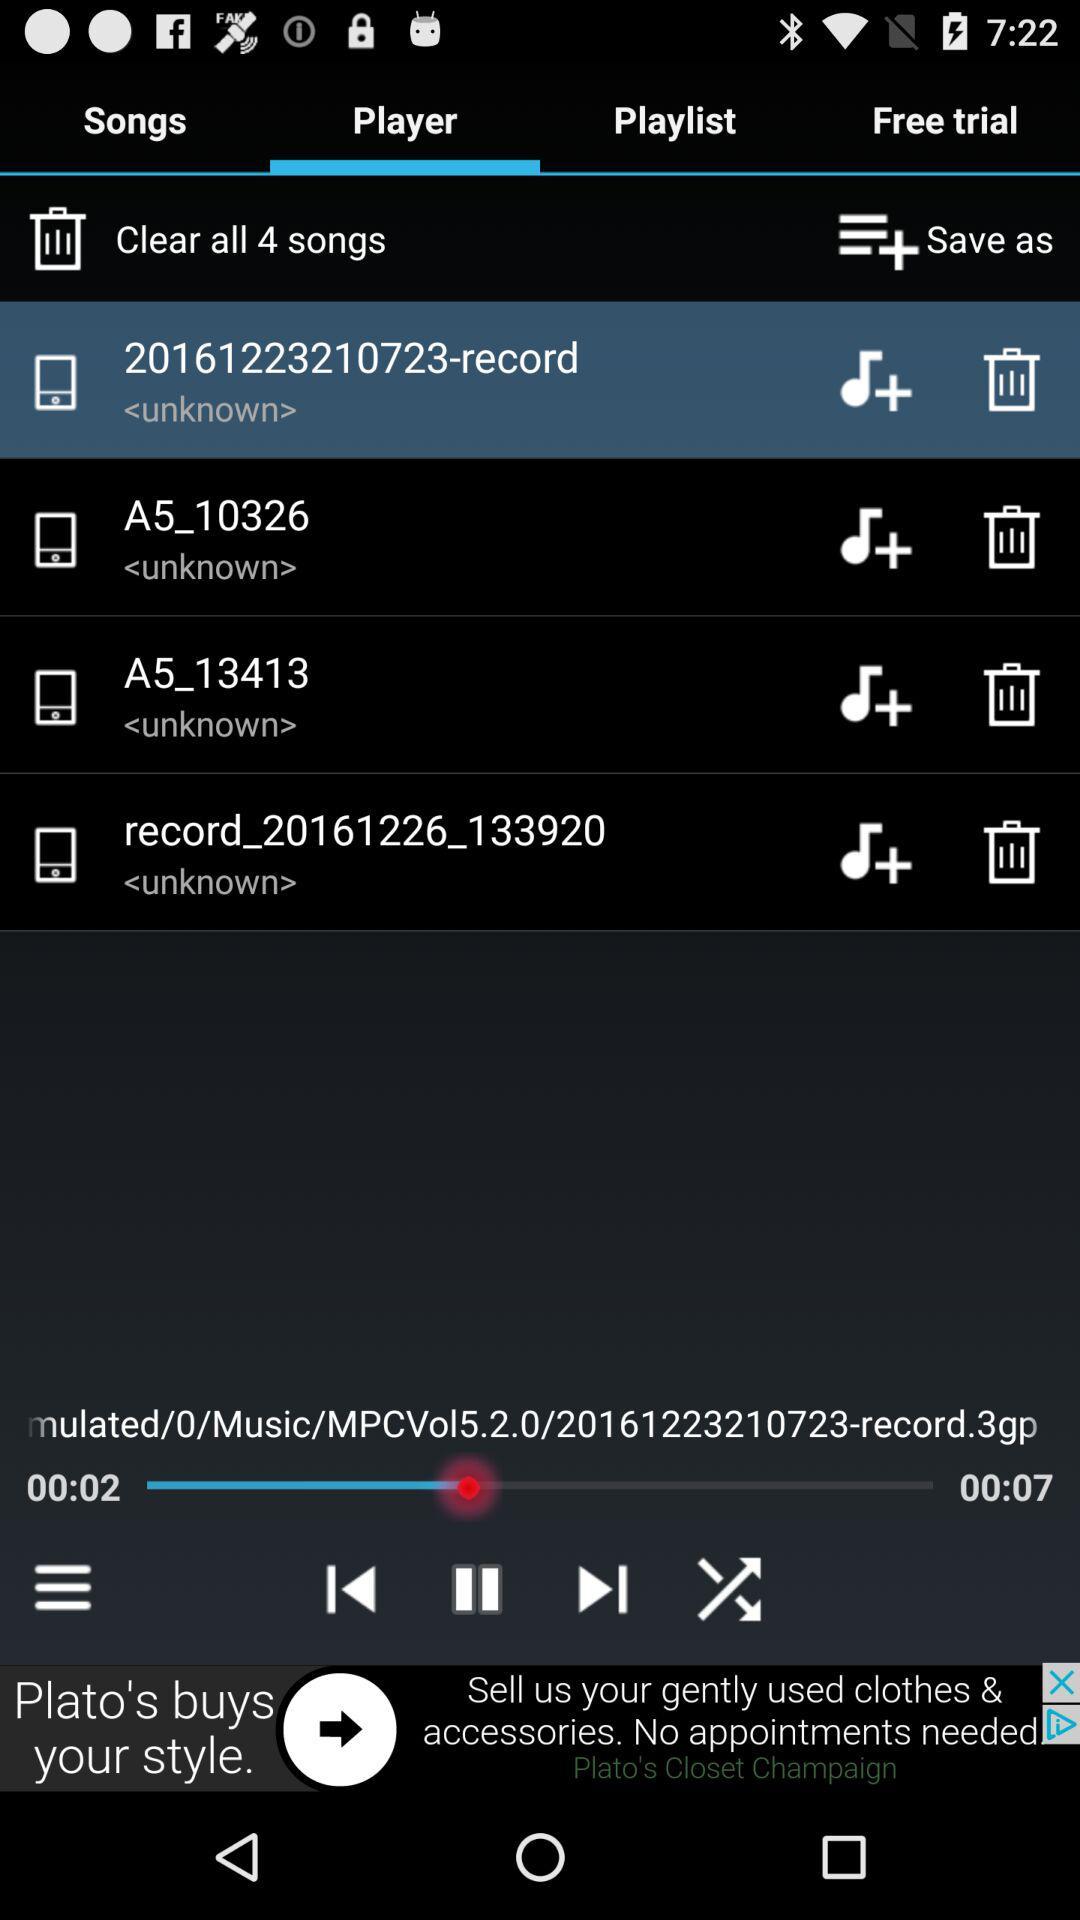 This screenshot has height=1920, width=1080. I want to click on delete option, so click(1017, 537).